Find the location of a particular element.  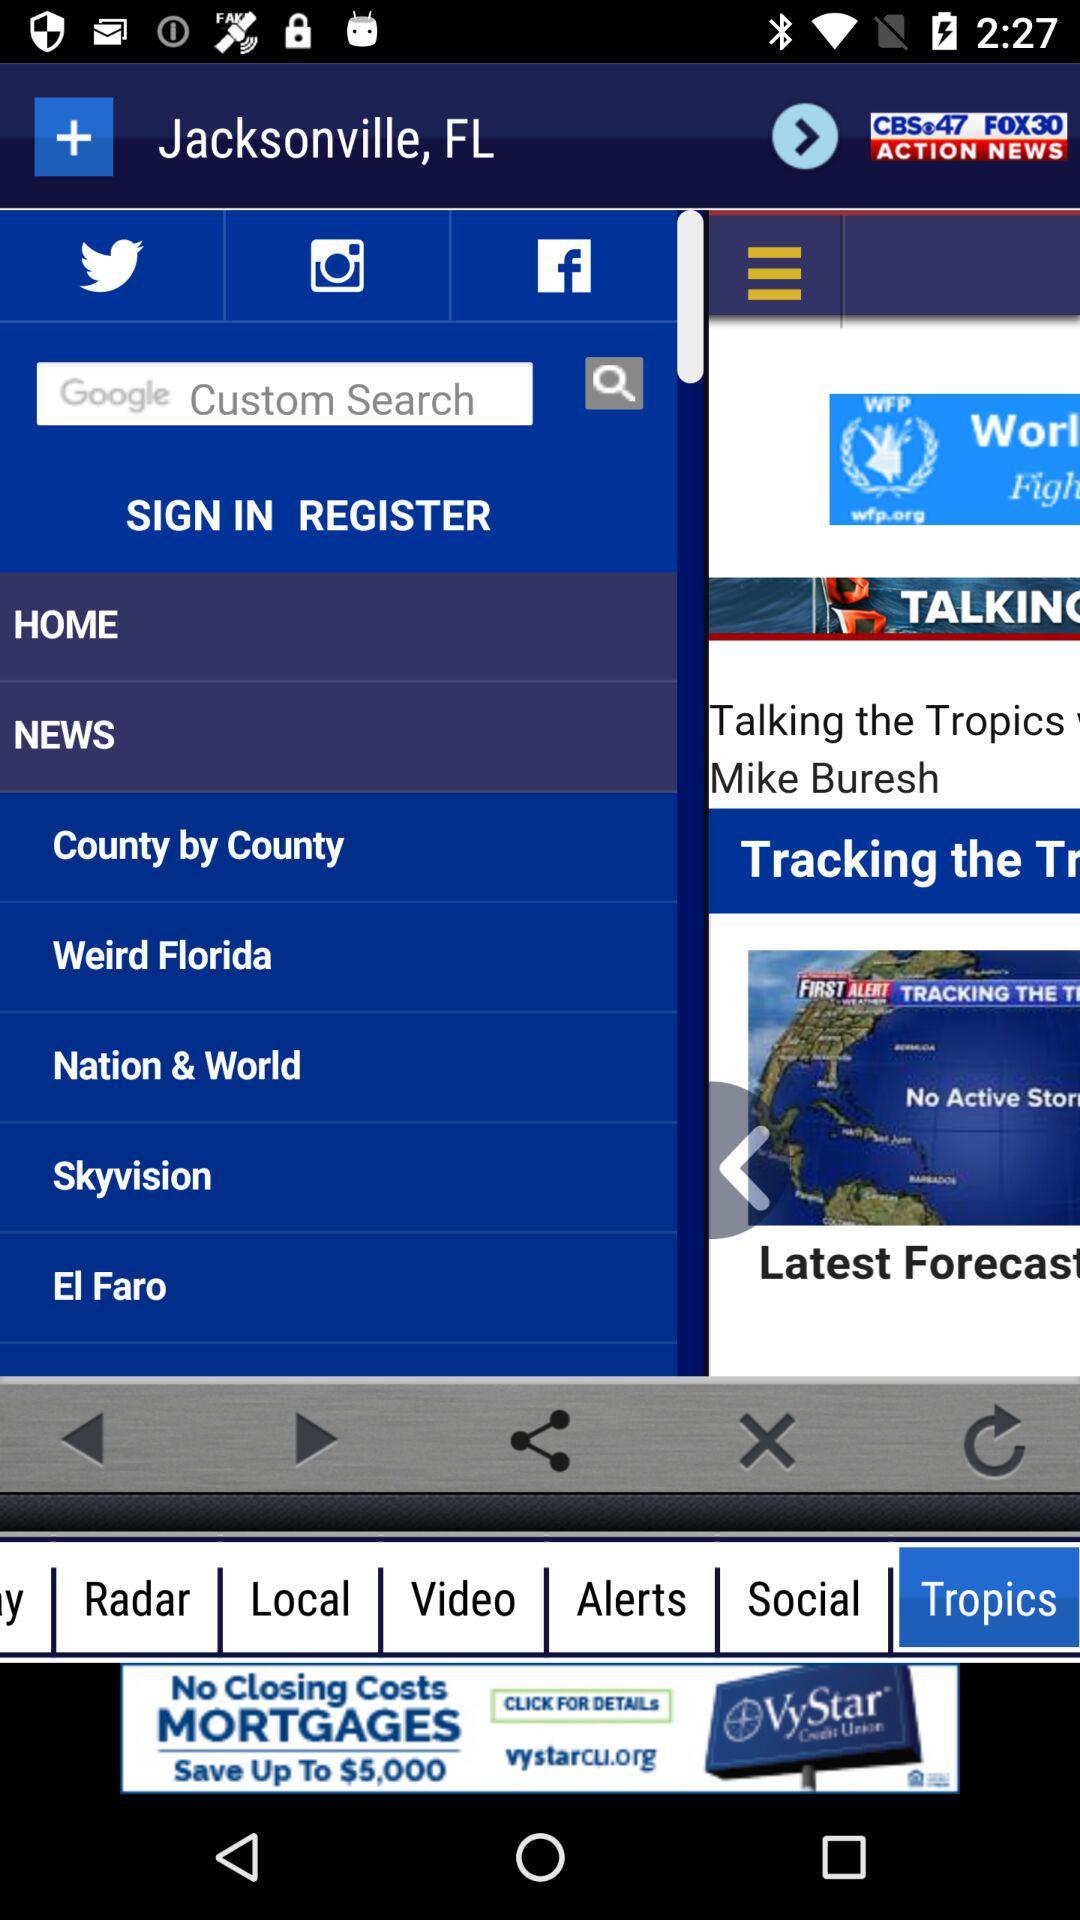

the play icon is located at coordinates (312, 1440).